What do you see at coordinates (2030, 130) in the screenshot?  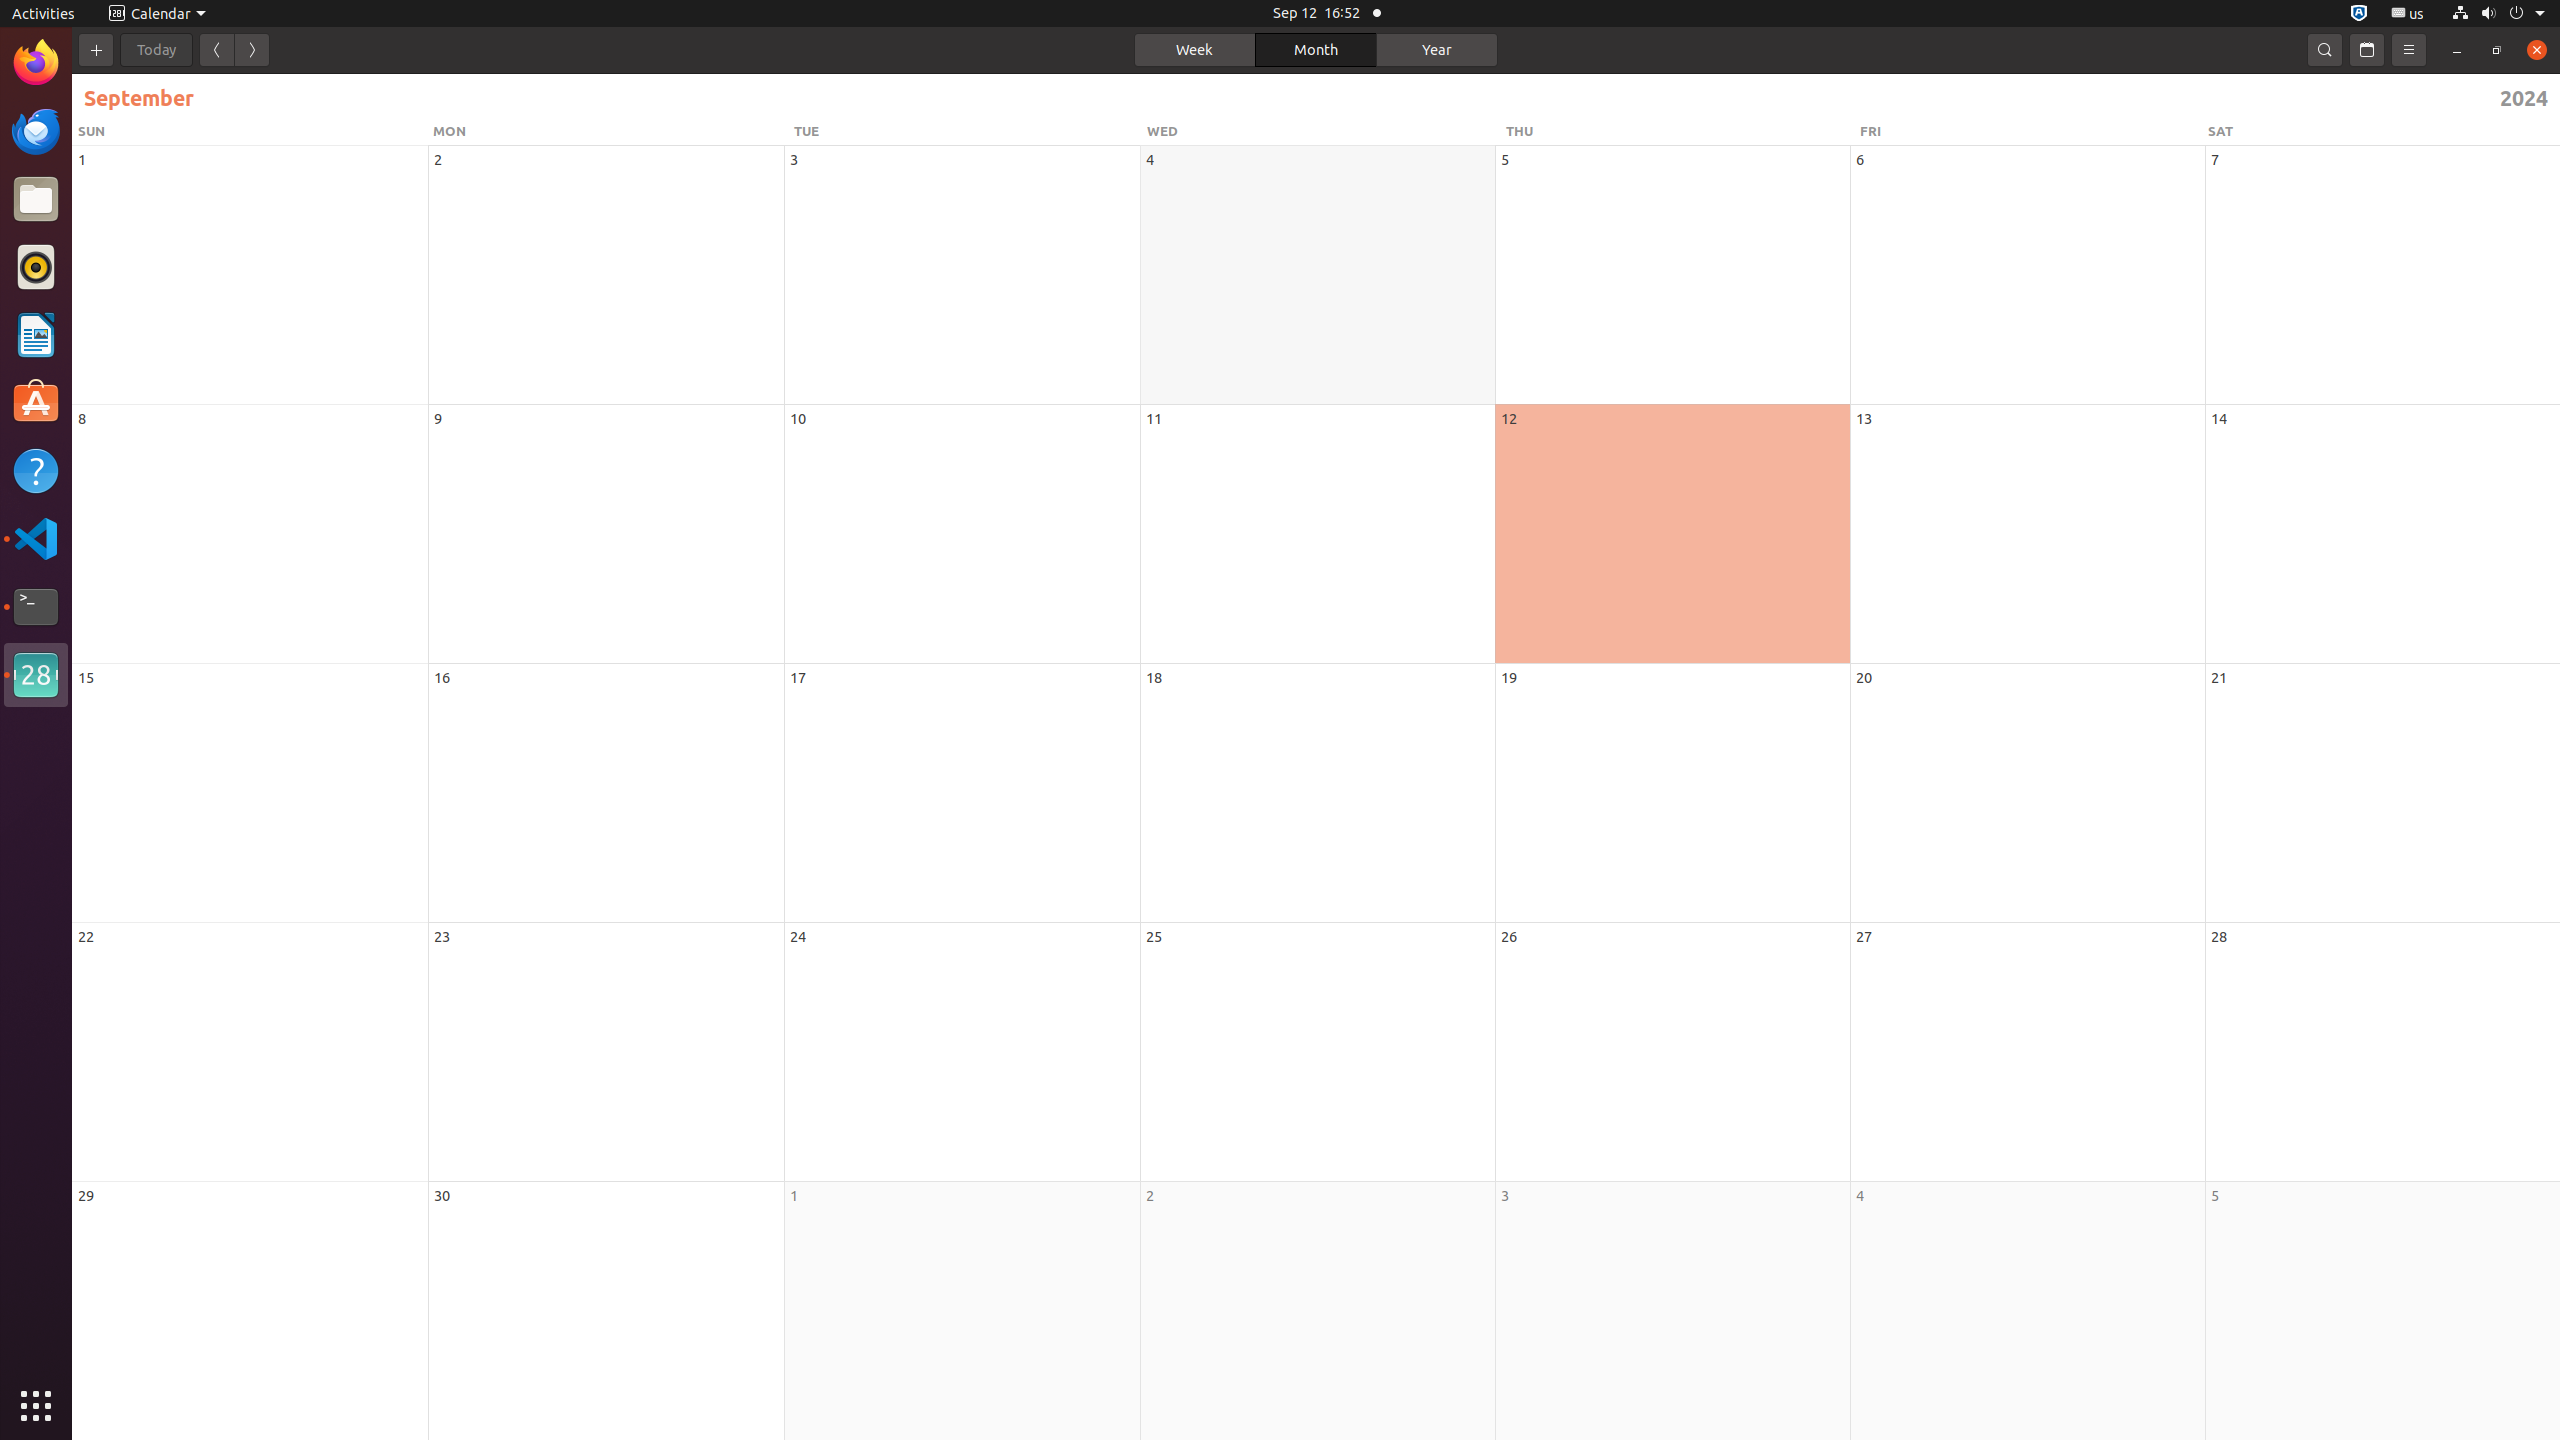 I see `'FRI'` at bounding box center [2030, 130].